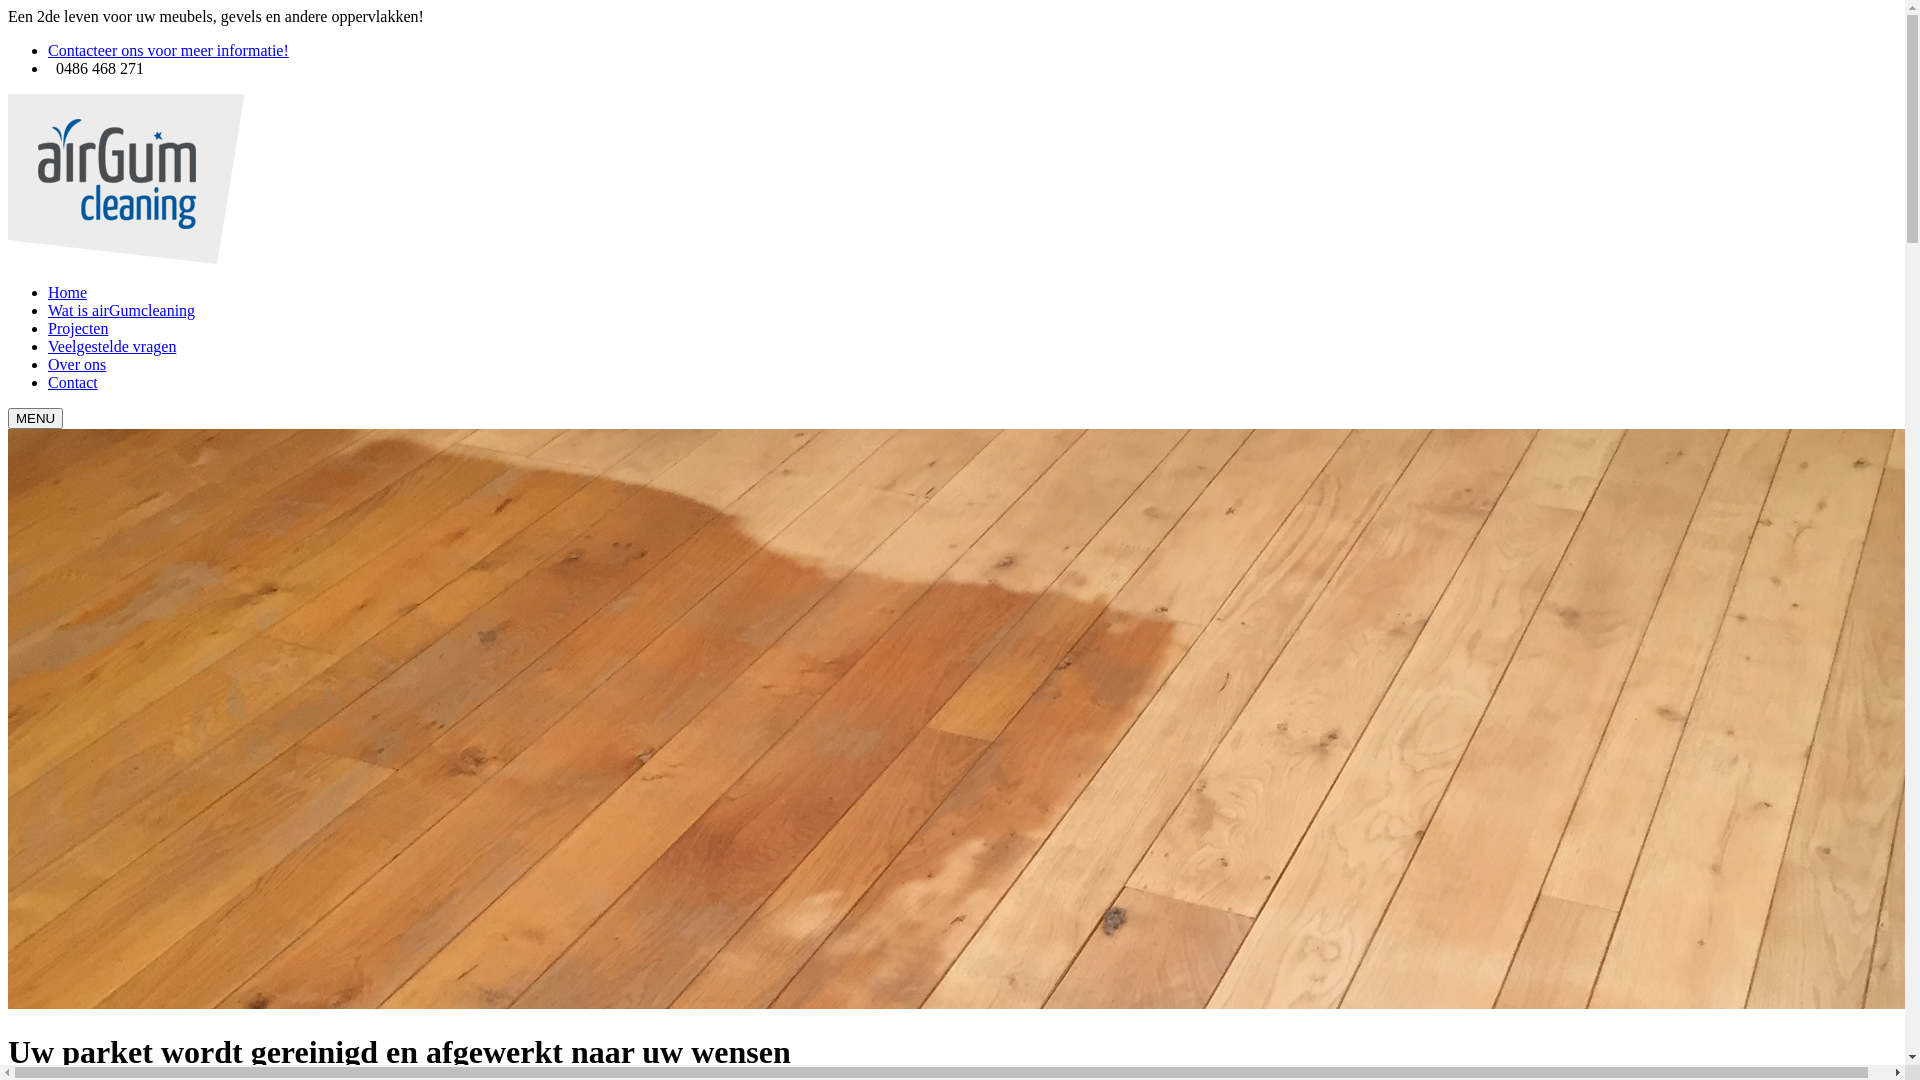 The height and width of the screenshot is (1080, 1920). I want to click on 'Contacteer ons voor meer informatie!', so click(168, 49).